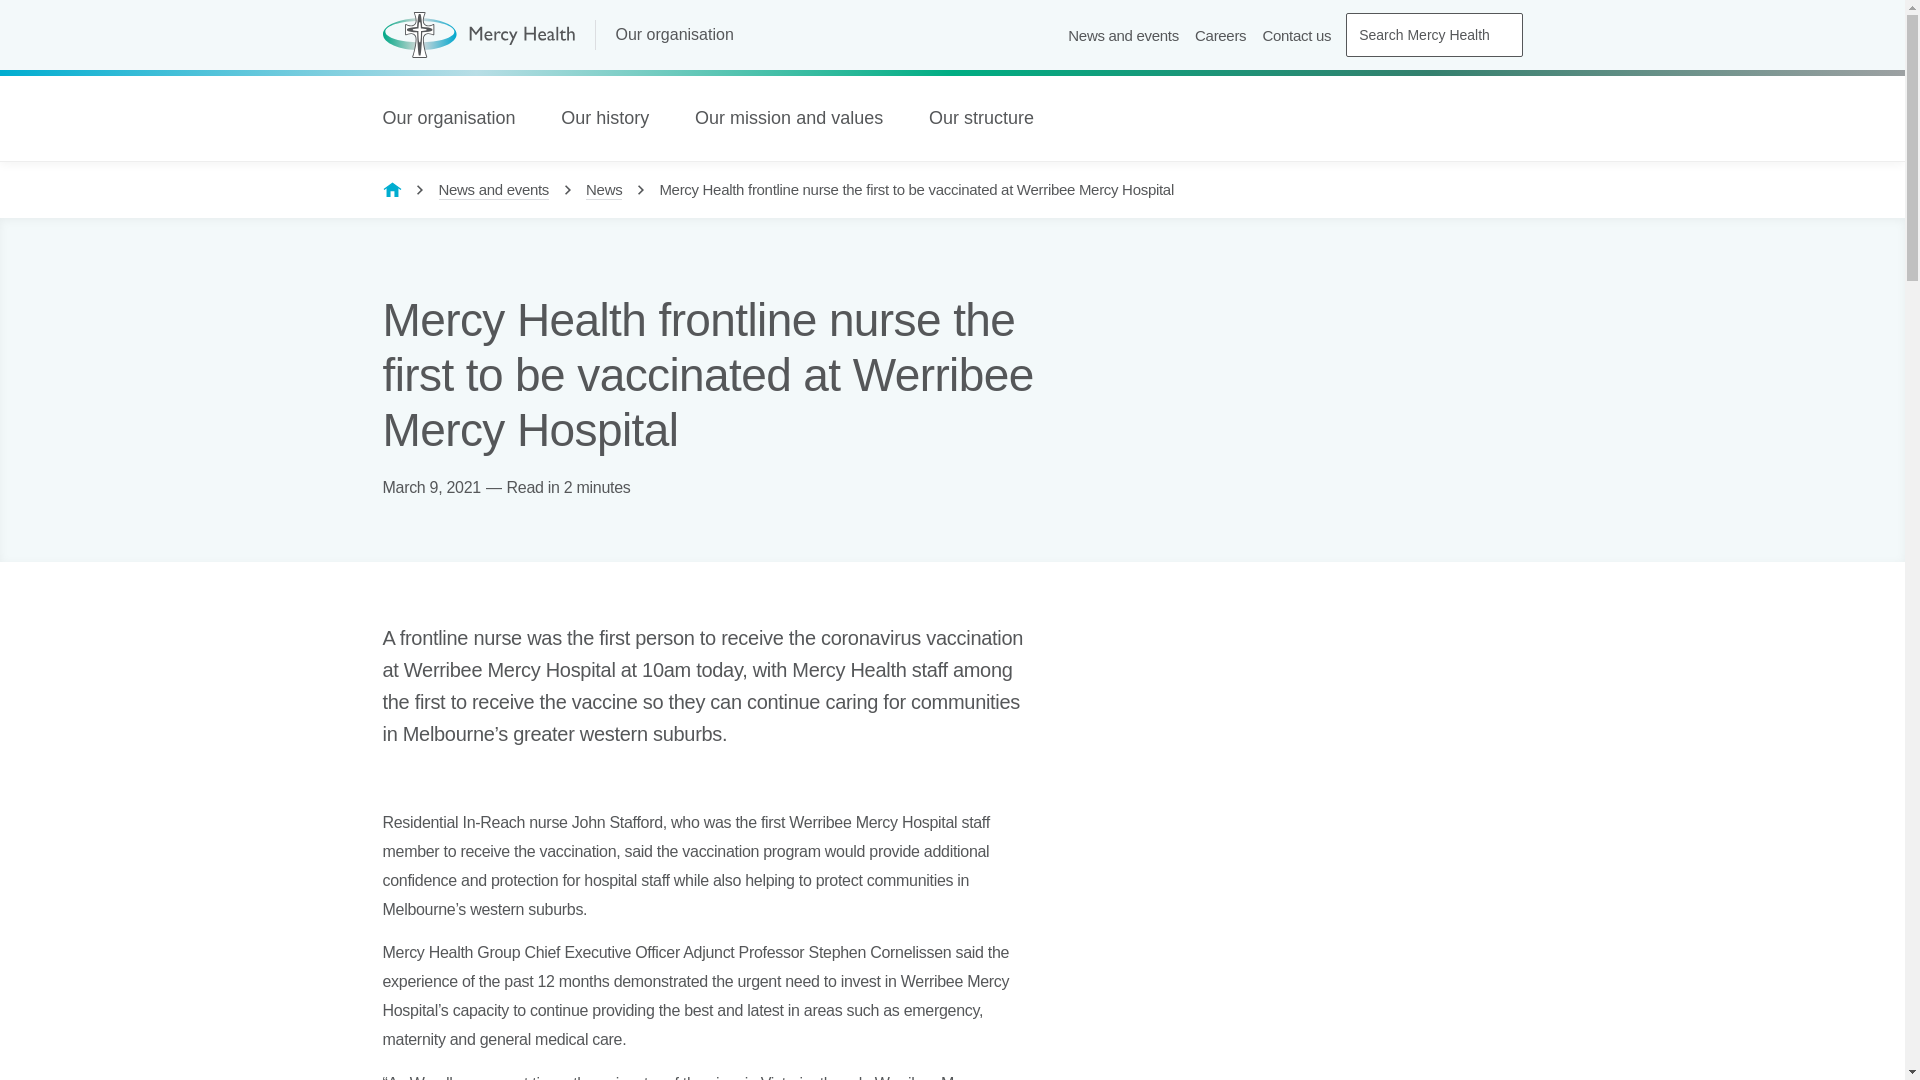  Describe the element at coordinates (1219, 34) in the screenshot. I see `'Careers'` at that location.